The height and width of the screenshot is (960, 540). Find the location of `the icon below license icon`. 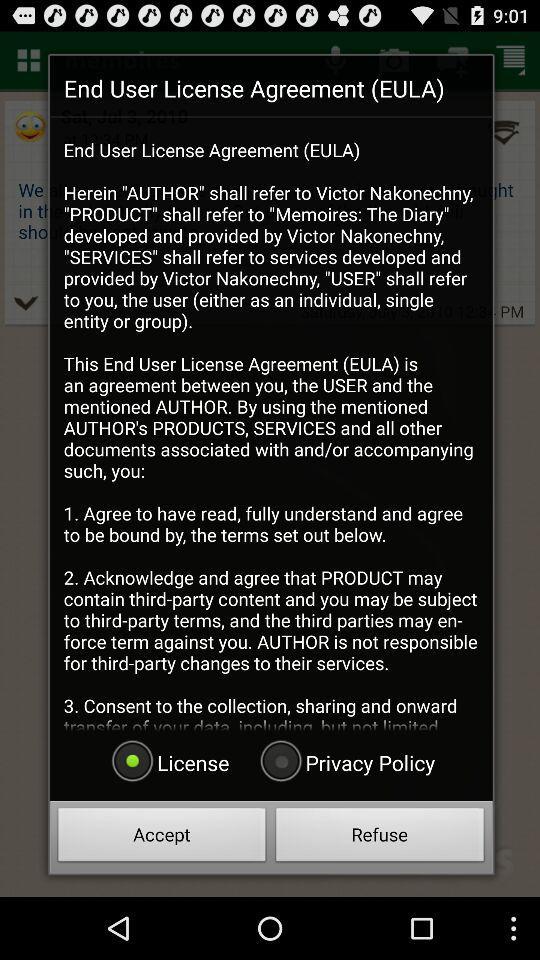

the icon below license icon is located at coordinates (161, 837).